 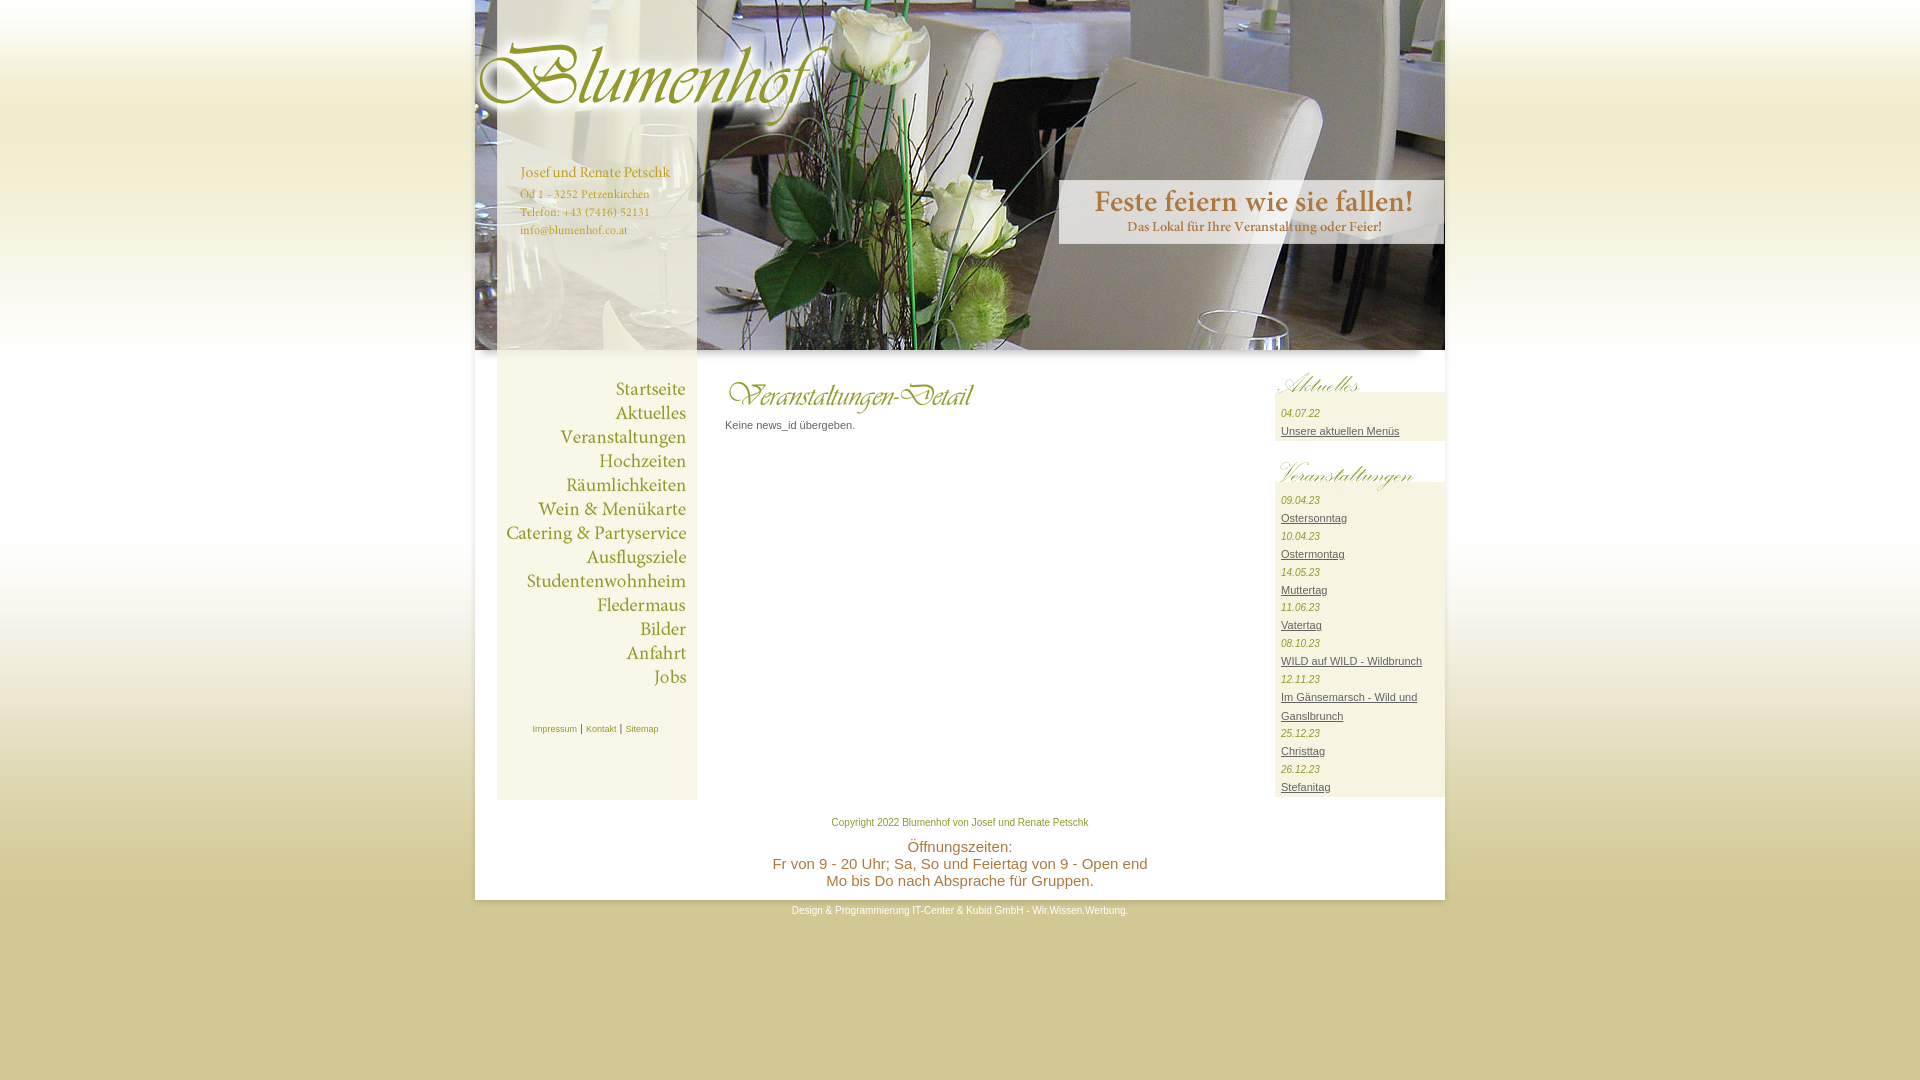 What do you see at coordinates (1351, 660) in the screenshot?
I see `'WILD auf WILD - Wildbrunch'` at bounding box center [1351, 660].